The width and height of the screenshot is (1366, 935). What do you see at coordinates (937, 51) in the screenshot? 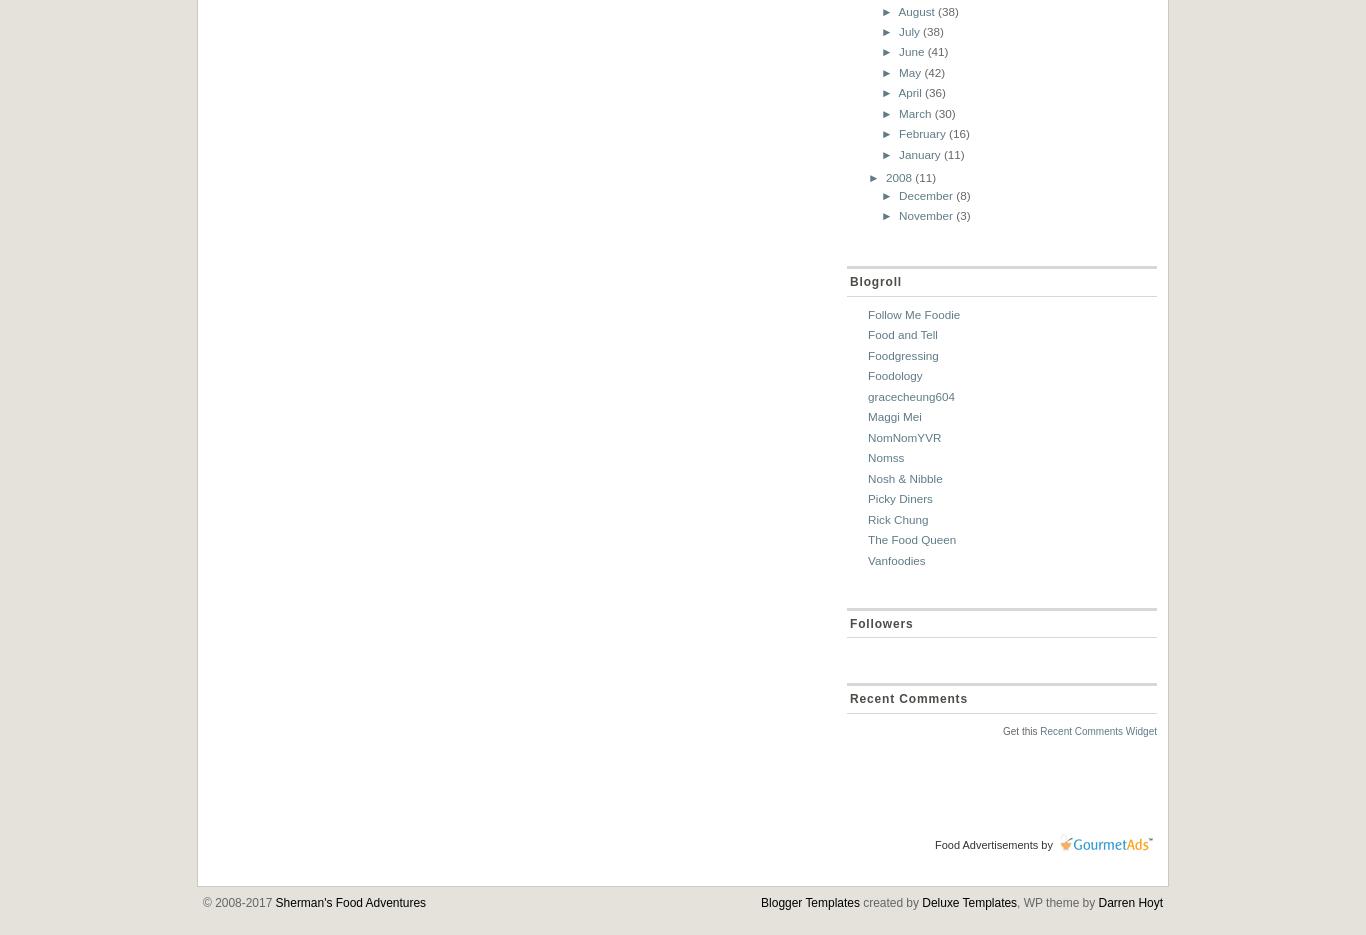
I see `'(41)'` at bounding box center [937, 51].